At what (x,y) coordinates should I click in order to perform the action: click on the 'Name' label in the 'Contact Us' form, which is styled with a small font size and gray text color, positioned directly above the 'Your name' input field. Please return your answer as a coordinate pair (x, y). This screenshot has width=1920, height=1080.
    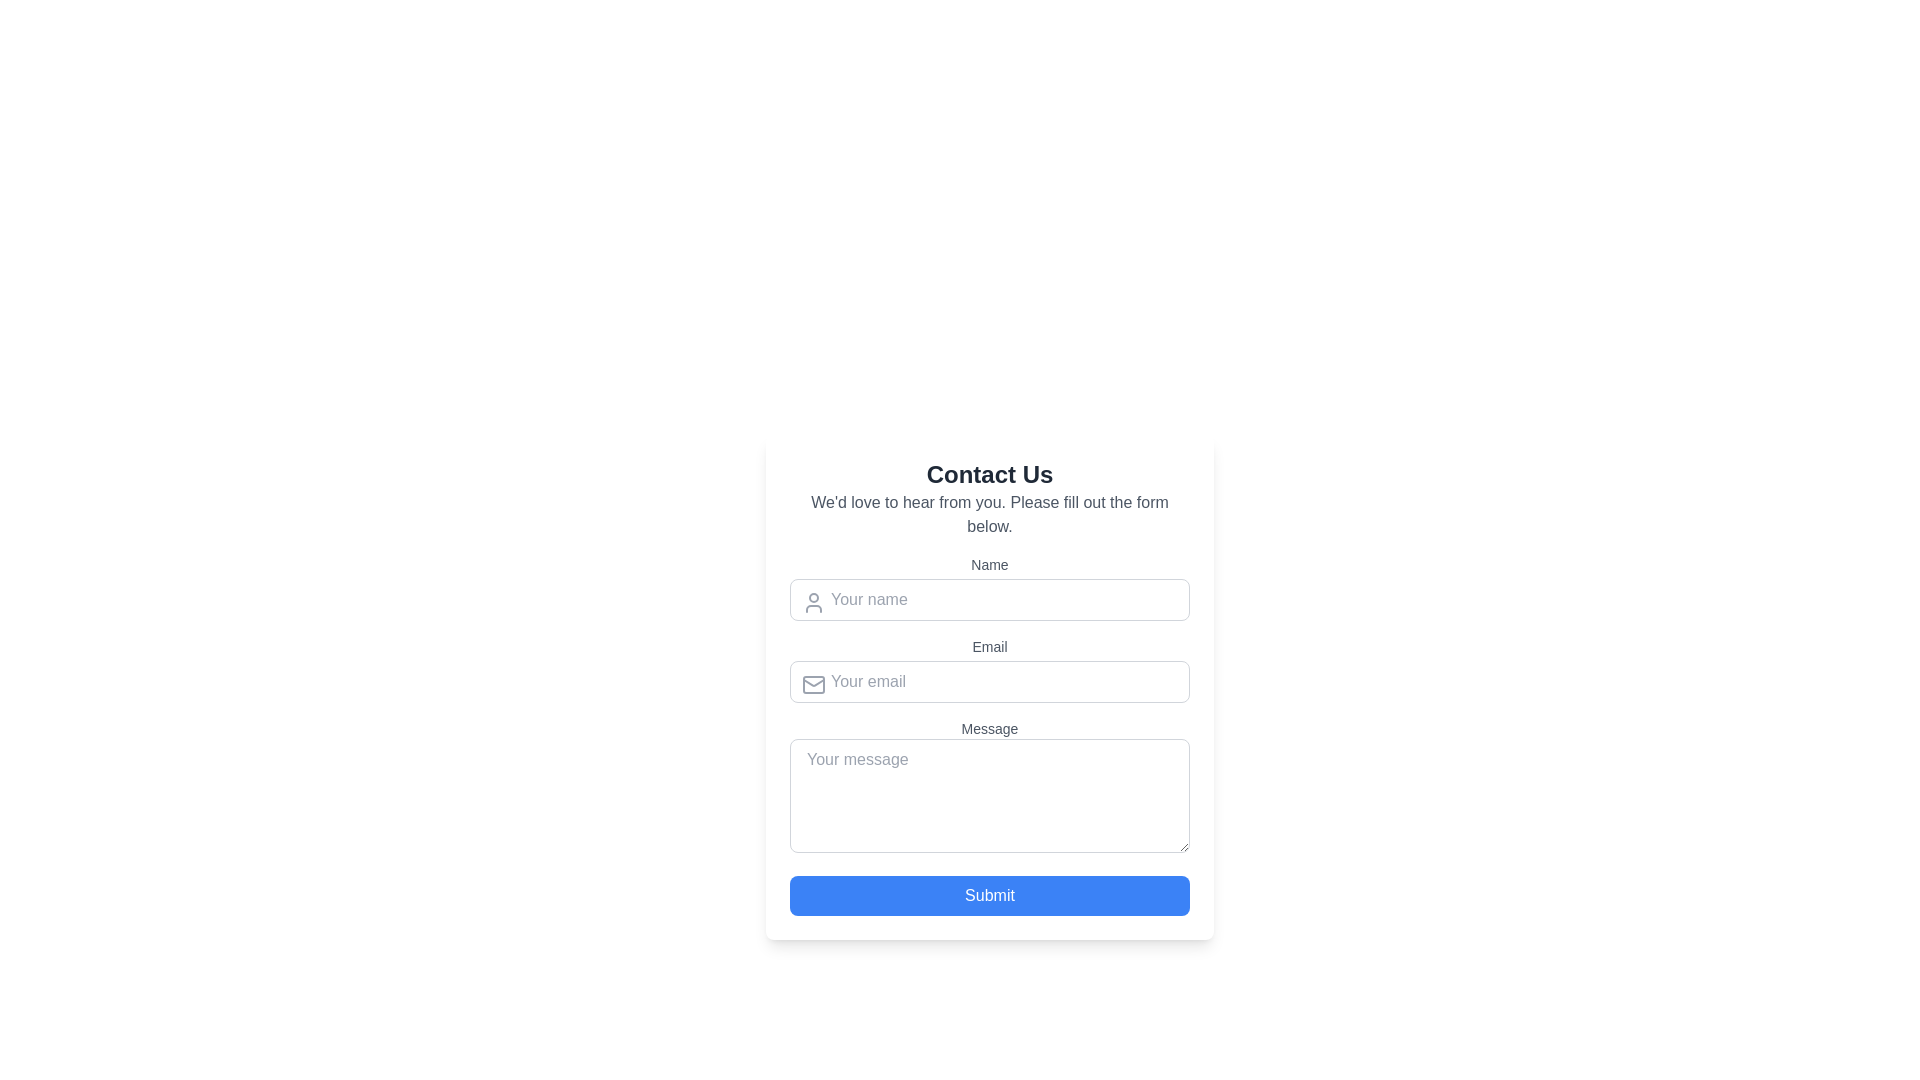
    Looking at the image, I should click on (989, 564).